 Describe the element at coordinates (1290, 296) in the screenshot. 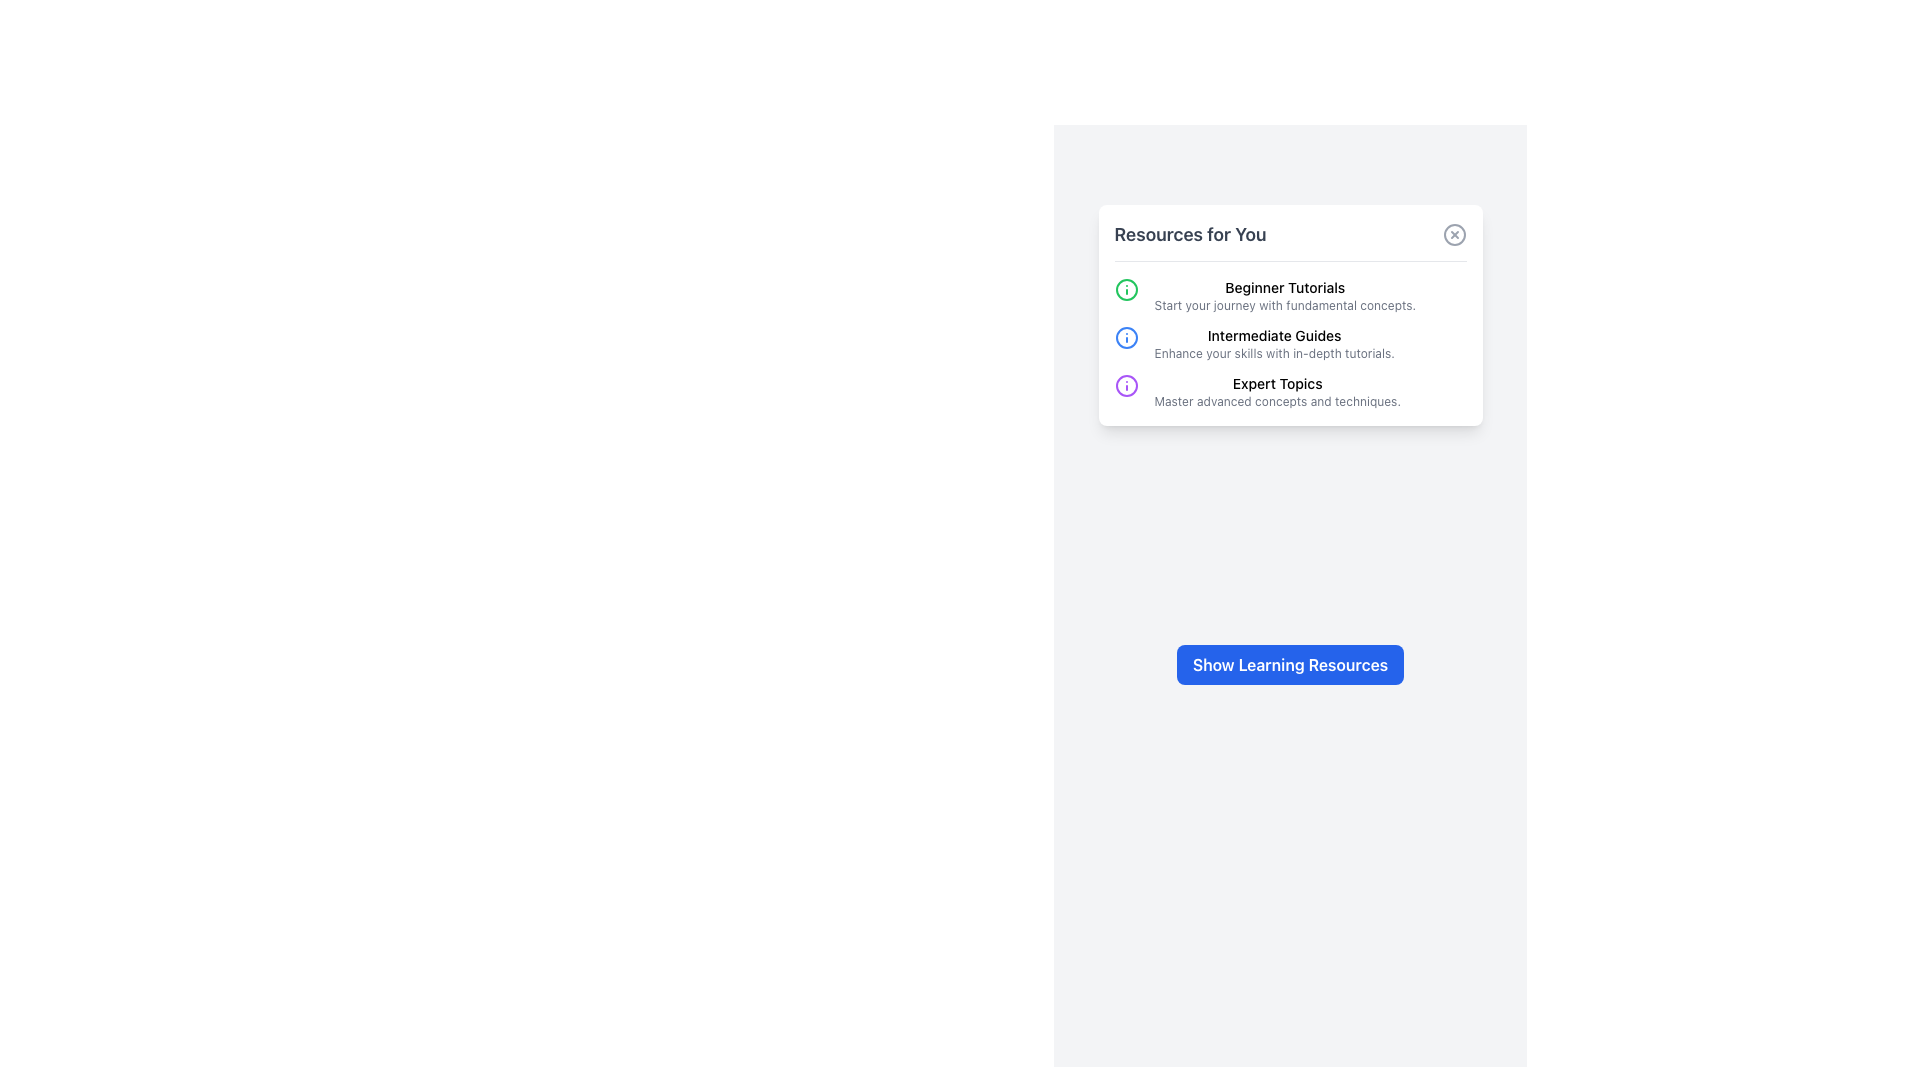

I see `the first composite list item in the 'Resources for You' card` at that location.